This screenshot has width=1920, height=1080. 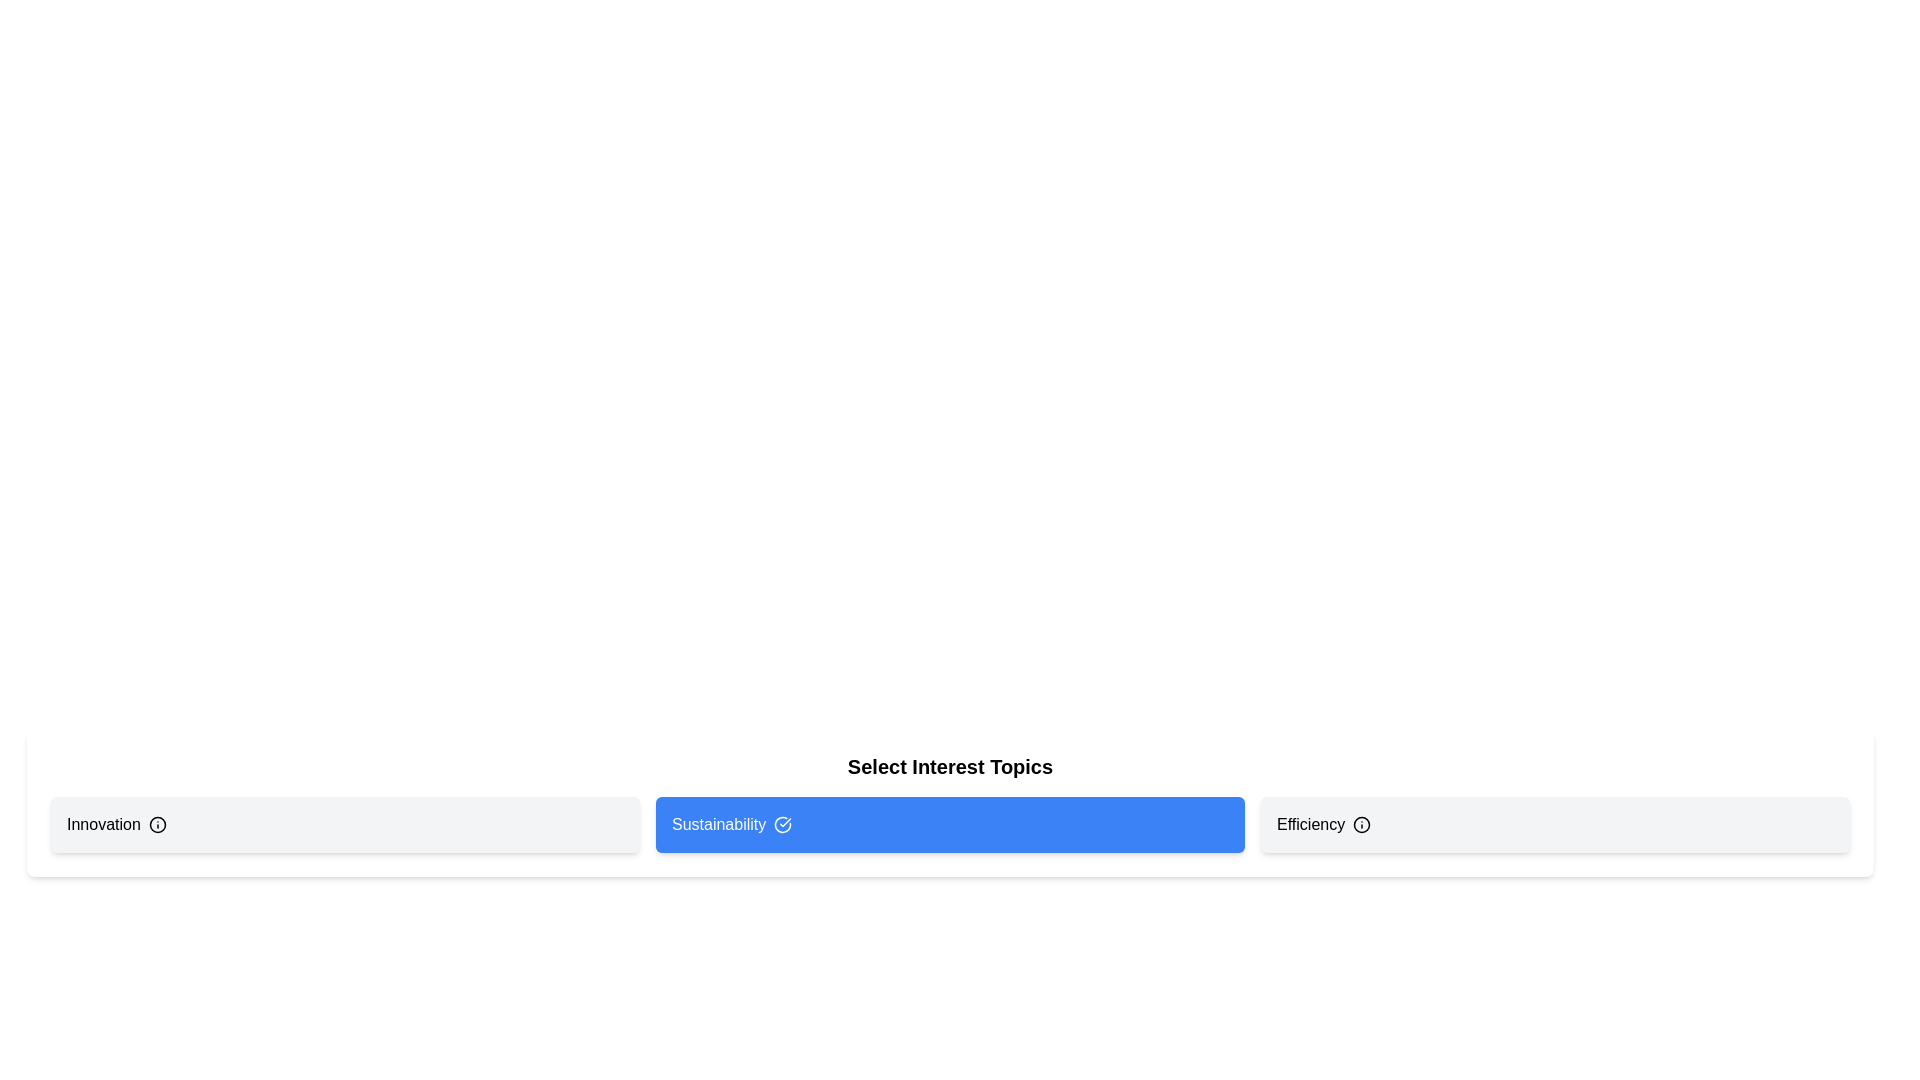 What do you see at coordinates (949, 825) in the screenshot?
I see `the 'Sustainability' tag to toggle its selection` at bounding box center [949, 825].